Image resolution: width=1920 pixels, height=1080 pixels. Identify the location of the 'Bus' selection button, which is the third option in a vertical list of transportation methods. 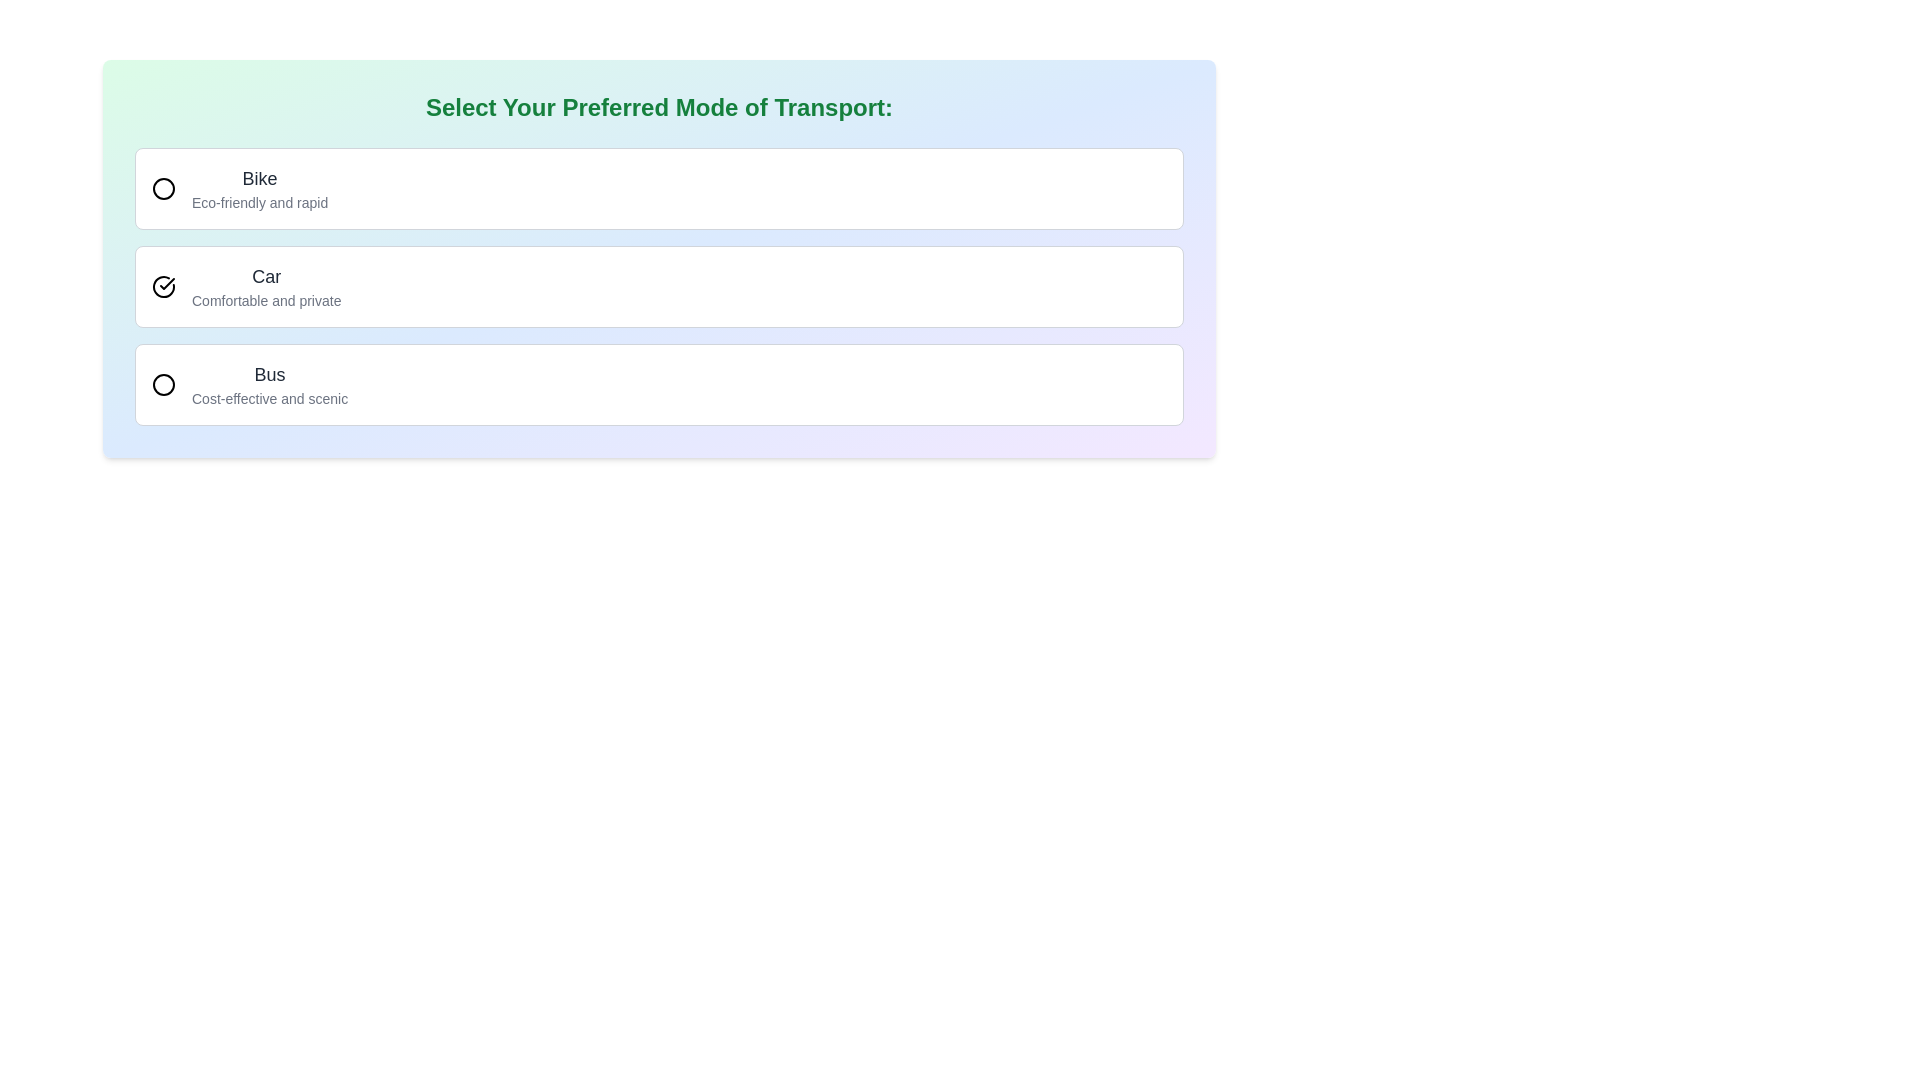
(659, 385).